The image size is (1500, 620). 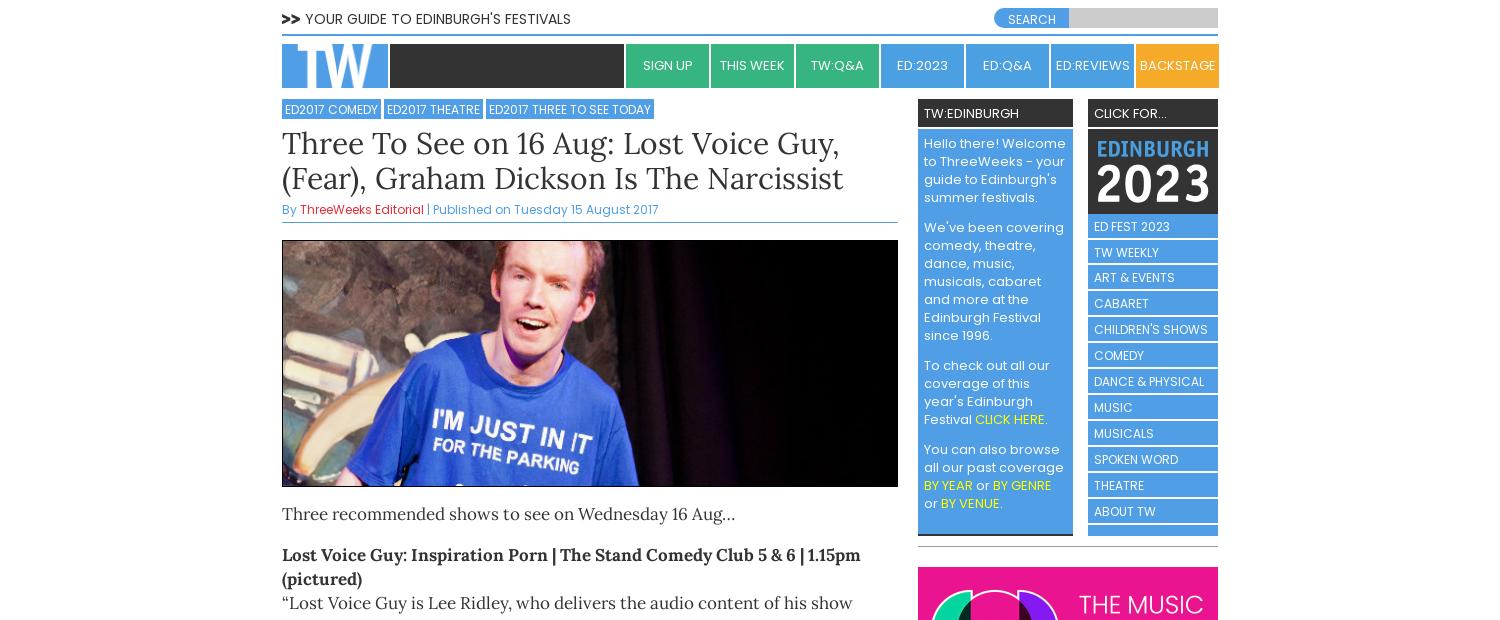 I want to click on 'SPOKEN WORD', so click(x=1135, y=459).